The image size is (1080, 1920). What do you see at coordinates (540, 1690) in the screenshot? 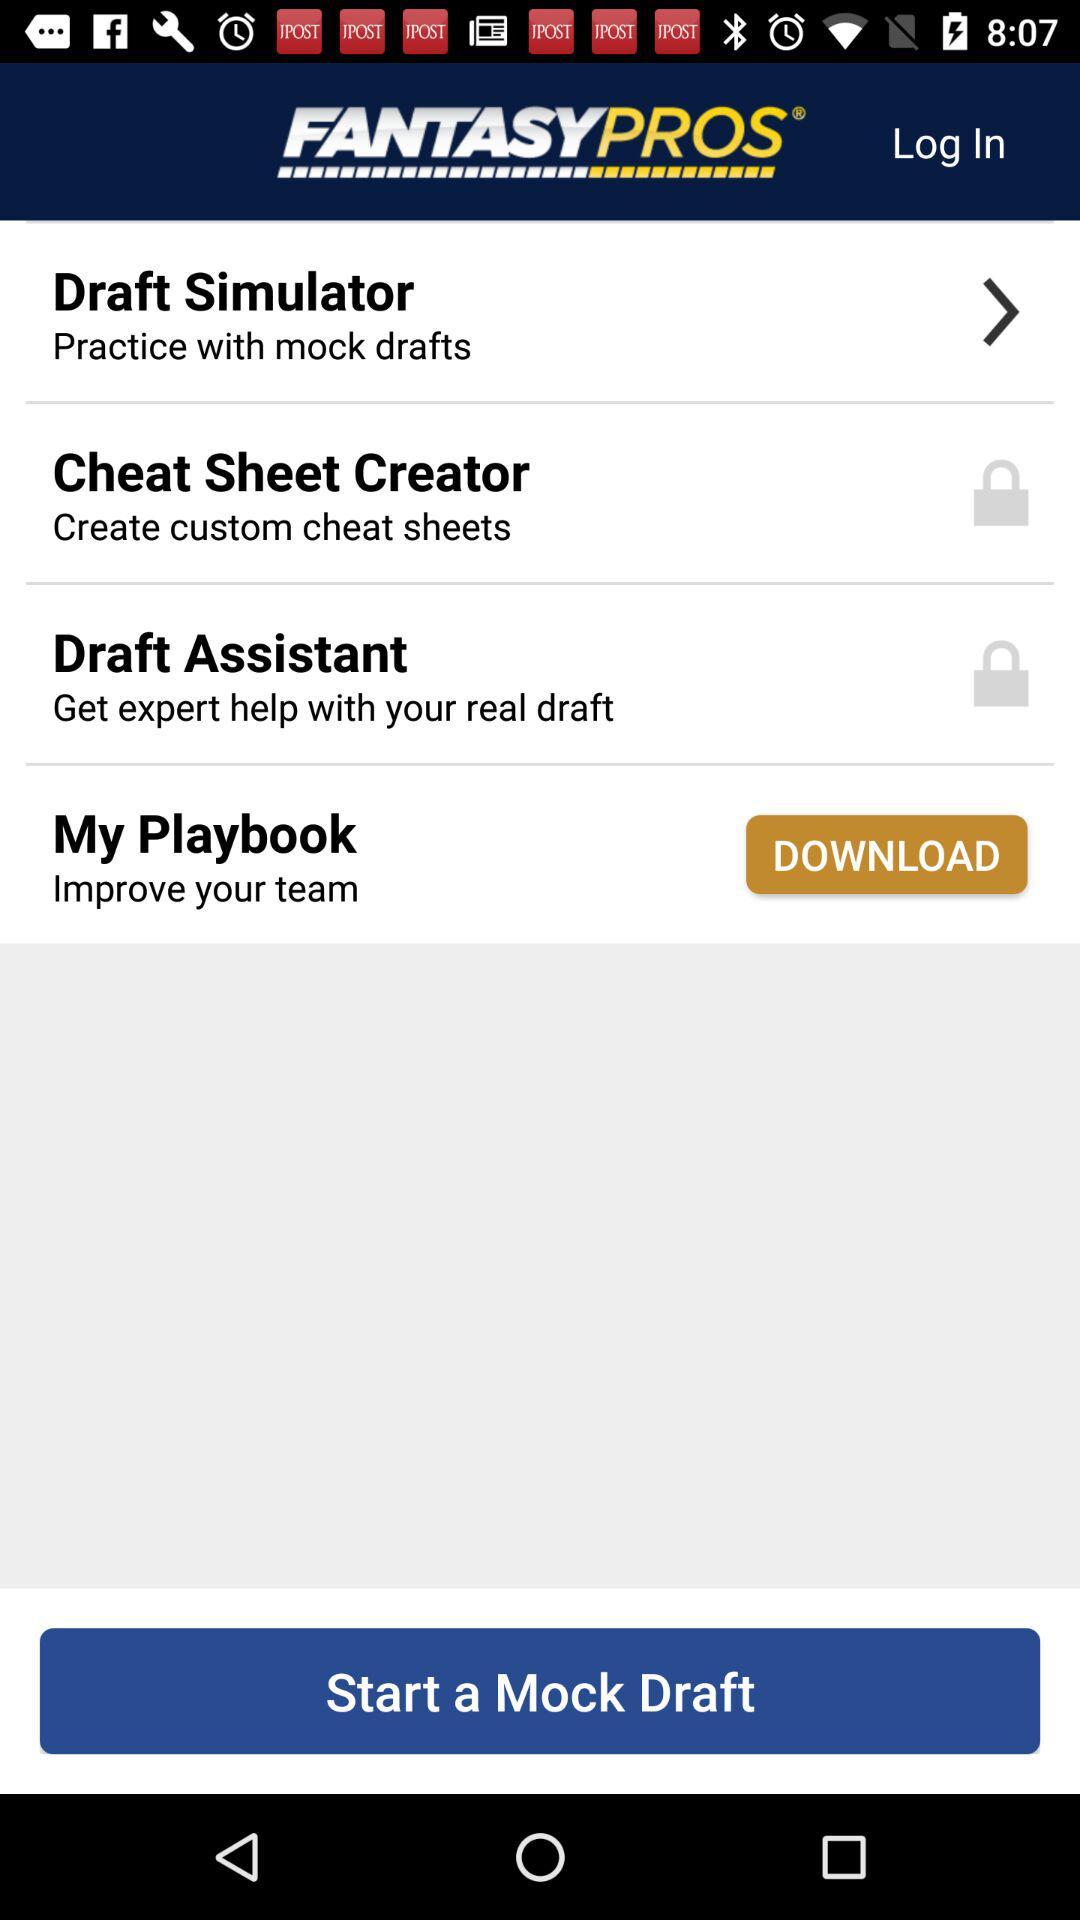
I see `start a mock` at bounding box center [540, 1690].